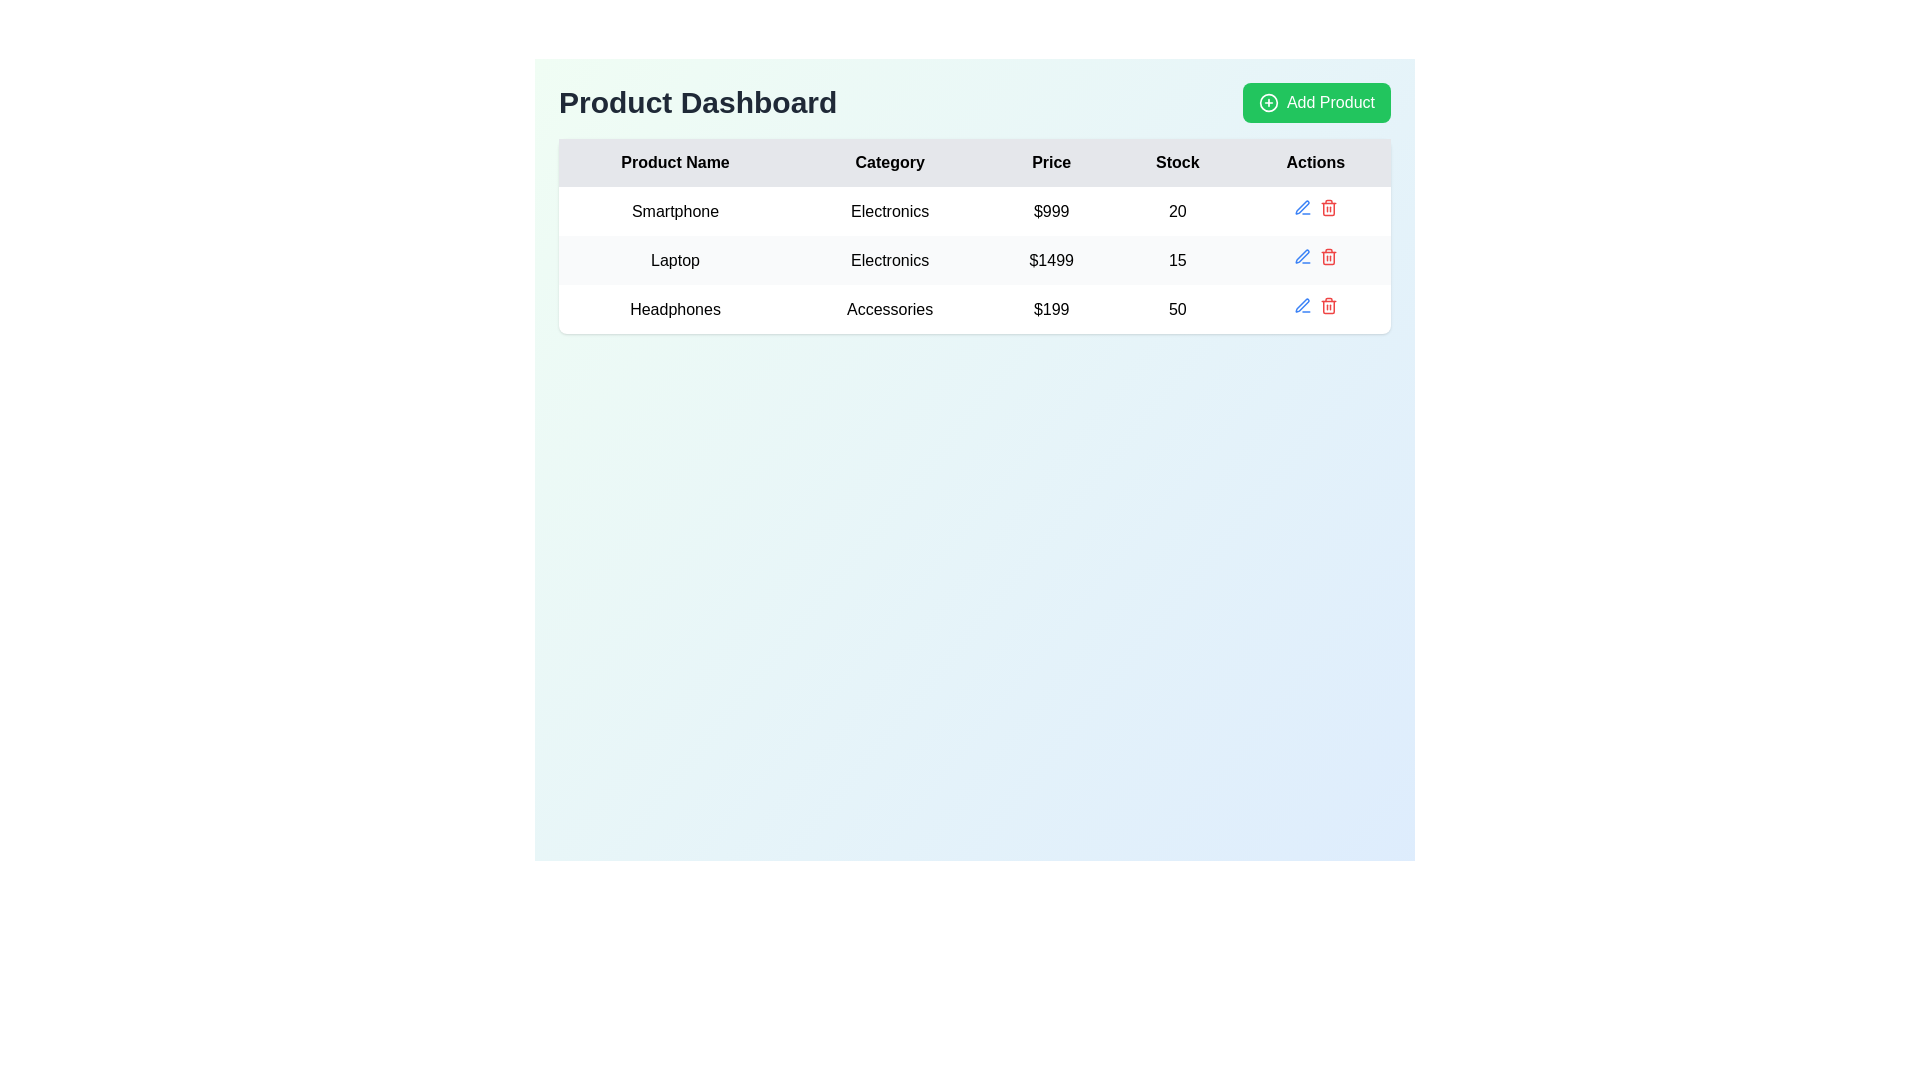 The image size is (1920, 1080). I want to click on the non-interactive text label displaying the price of the Laptop, located in the third cell of the data table, so click(1050, 259).